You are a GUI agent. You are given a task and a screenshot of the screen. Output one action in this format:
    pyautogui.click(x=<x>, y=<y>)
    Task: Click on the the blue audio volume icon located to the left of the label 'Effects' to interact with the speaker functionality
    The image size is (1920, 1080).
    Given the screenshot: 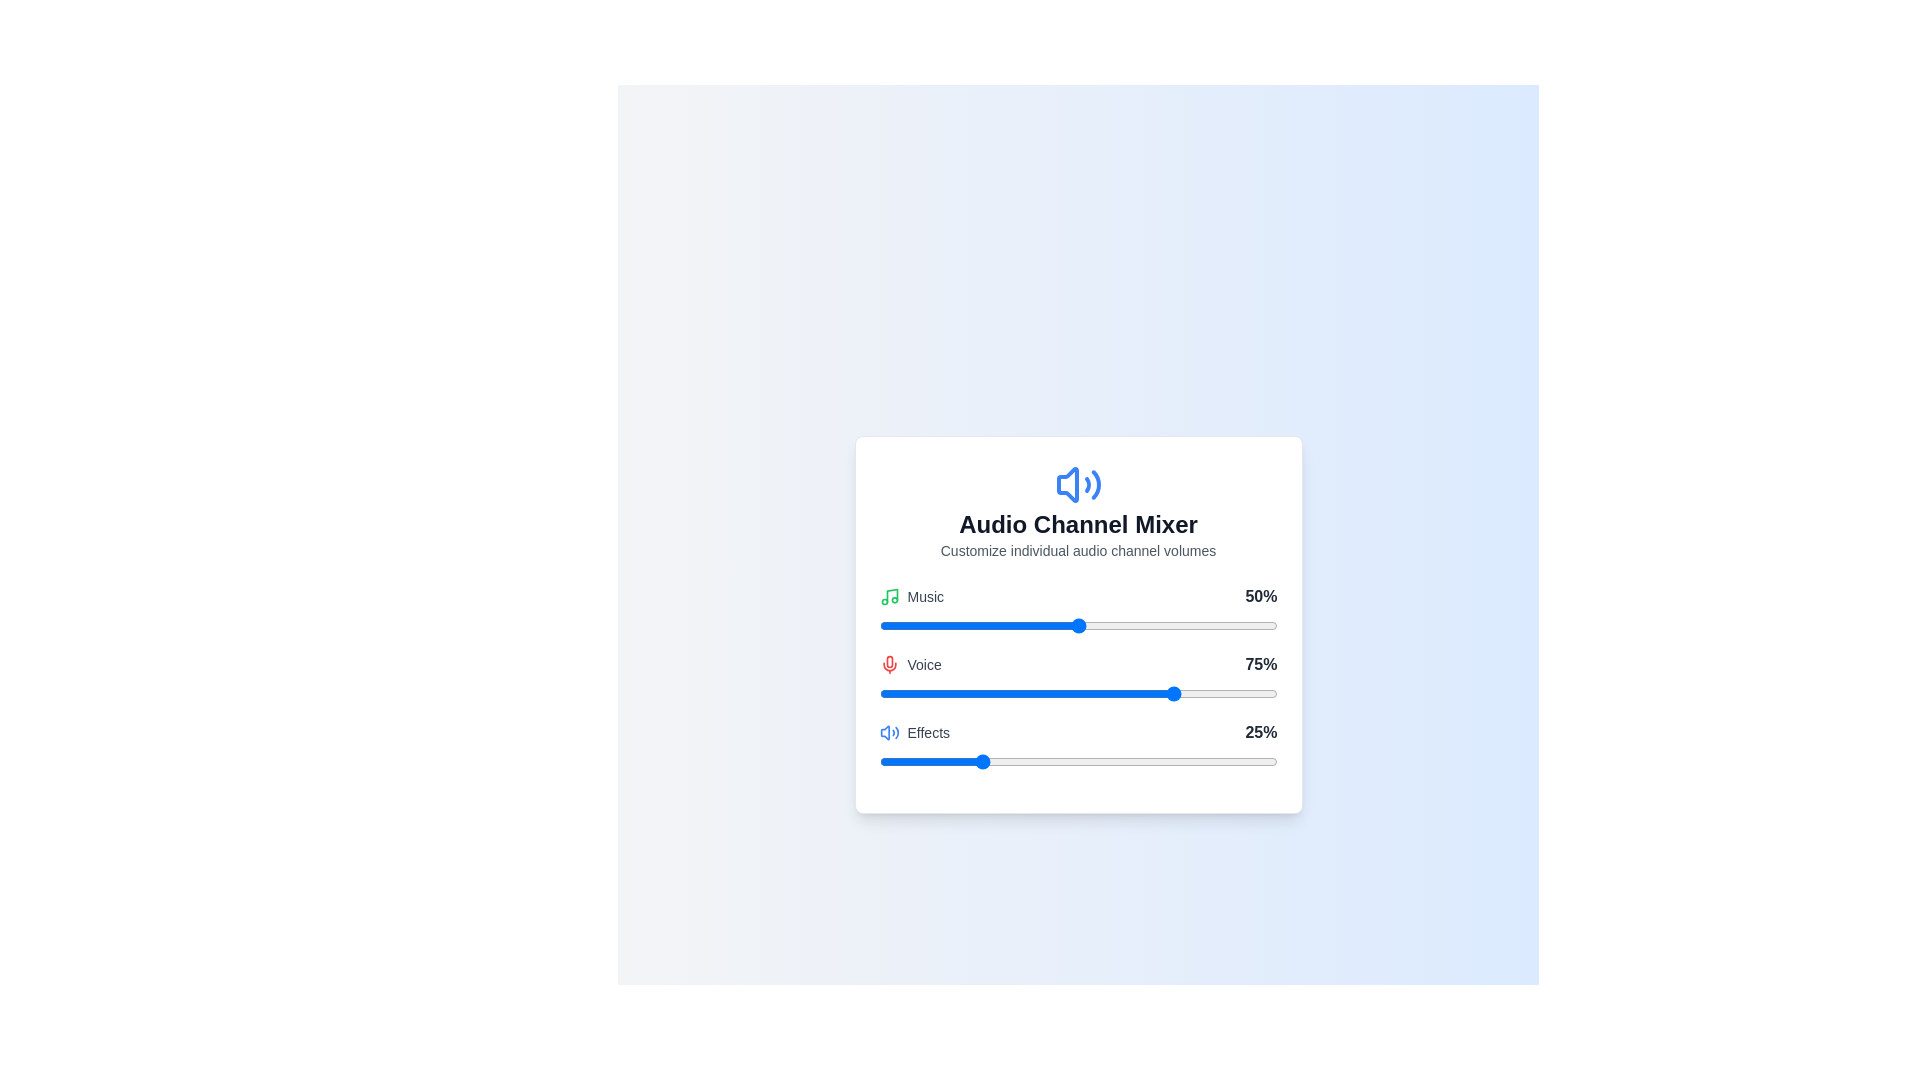 What is the action you would take?
    pyautogui.click(x=888, y=732)
    